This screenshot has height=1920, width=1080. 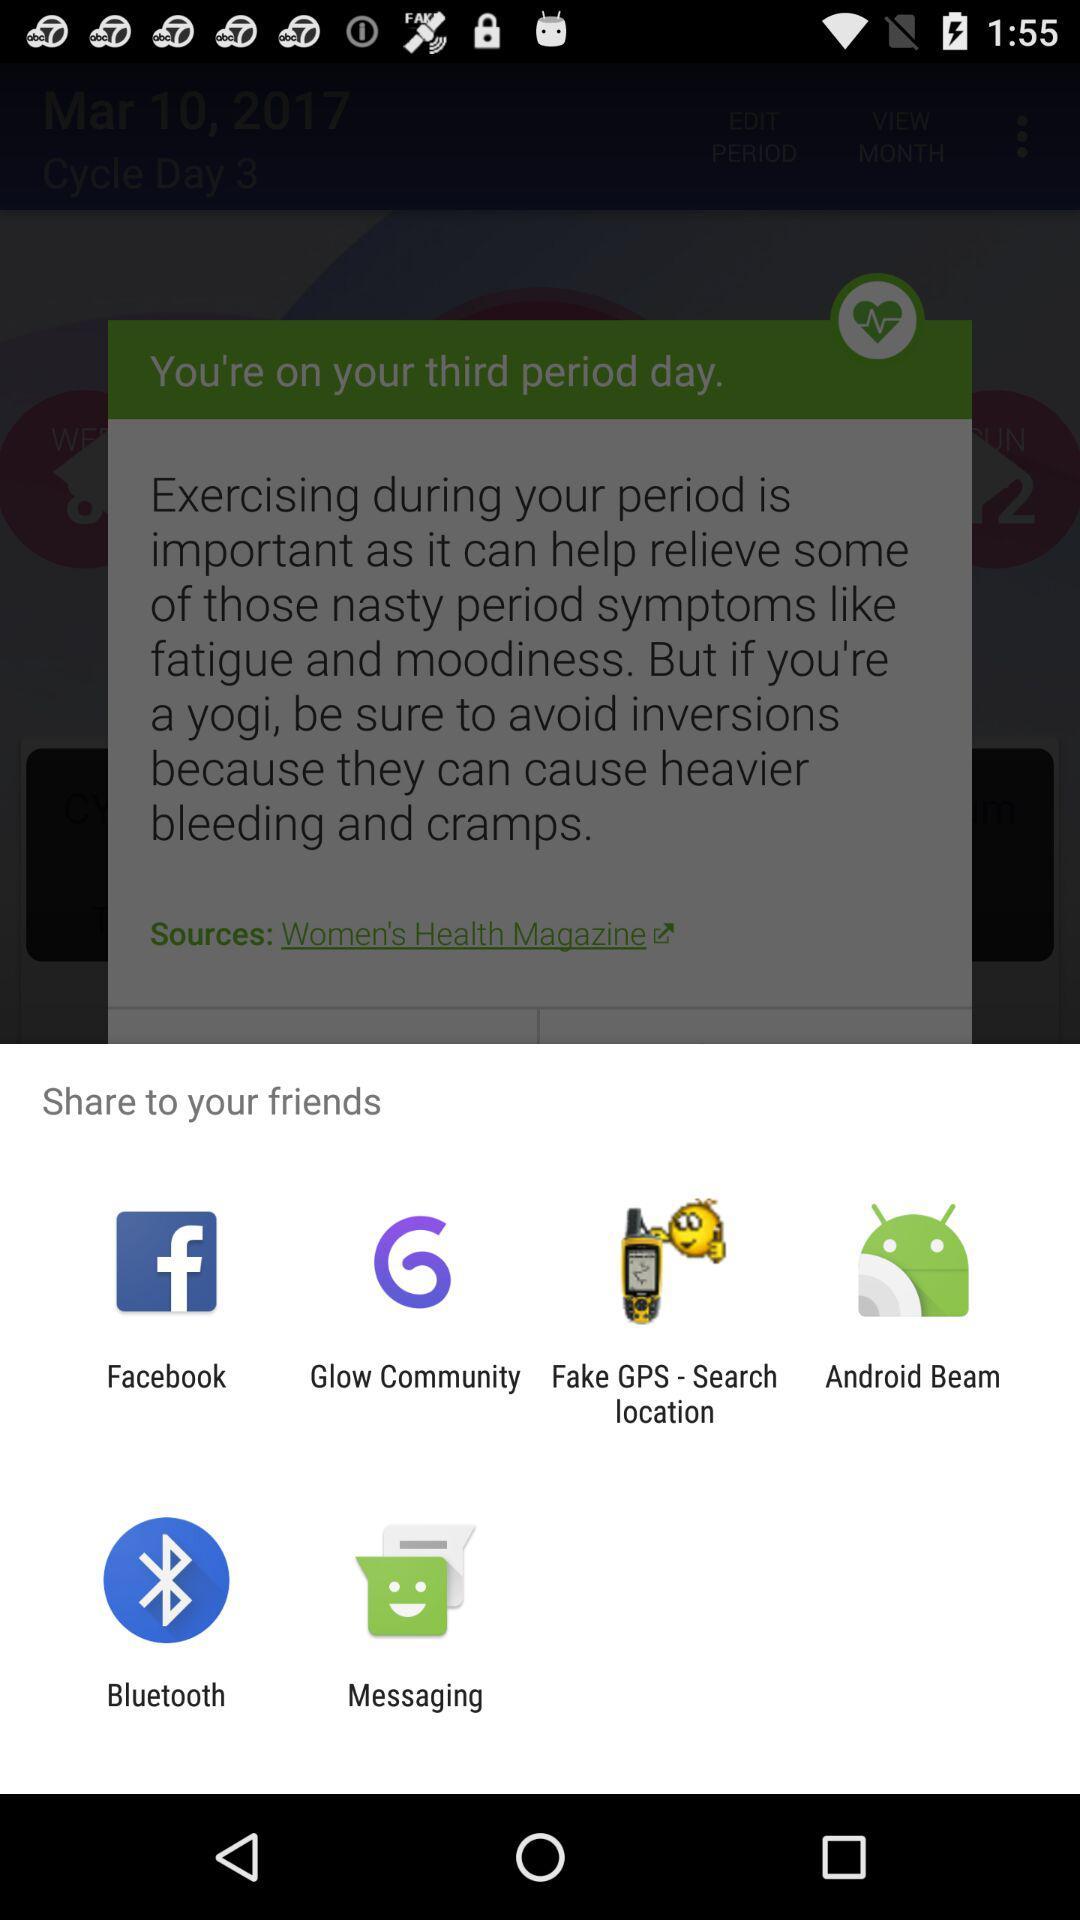 What do you see at coordinates (414, 1392) in the screenshot?
I see `glow community item` at bounding box center [414, 1392].